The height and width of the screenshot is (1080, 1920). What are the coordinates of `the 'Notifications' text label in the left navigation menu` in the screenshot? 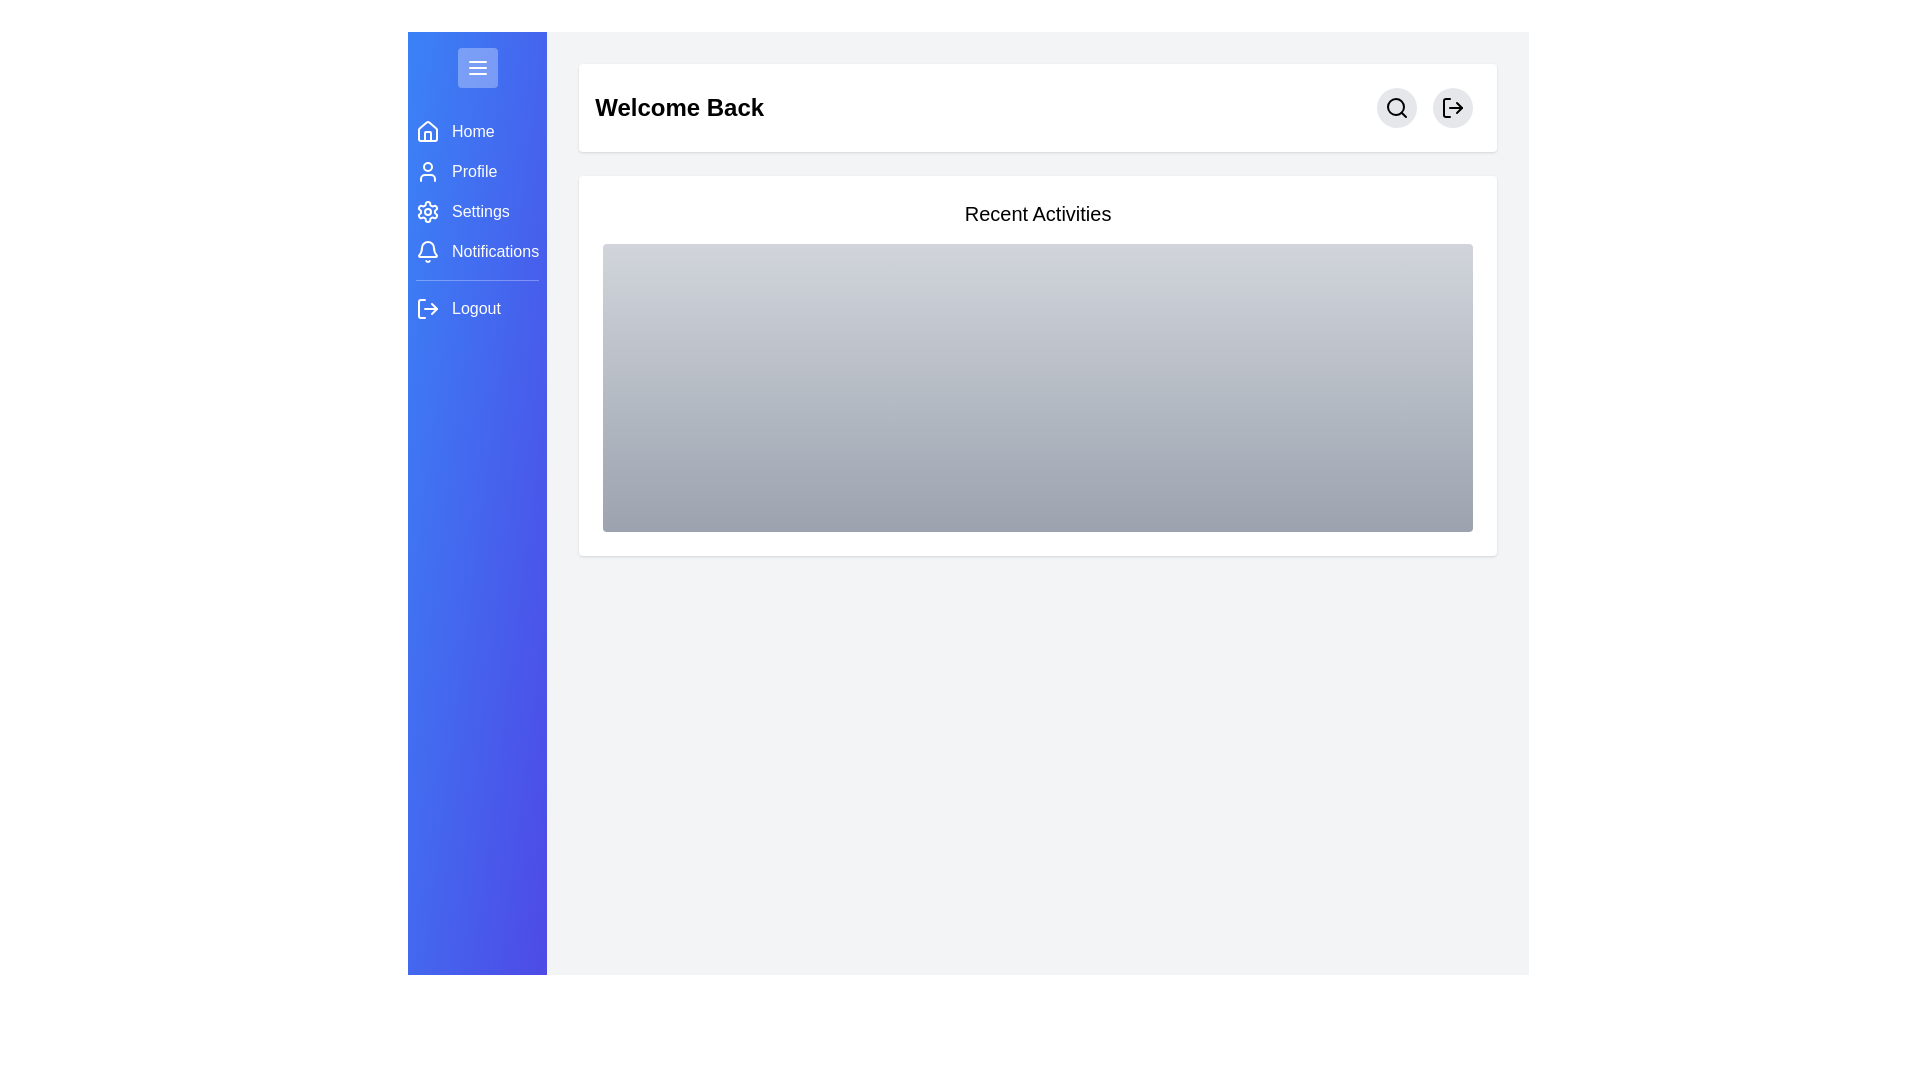 It's located at (495, 250).